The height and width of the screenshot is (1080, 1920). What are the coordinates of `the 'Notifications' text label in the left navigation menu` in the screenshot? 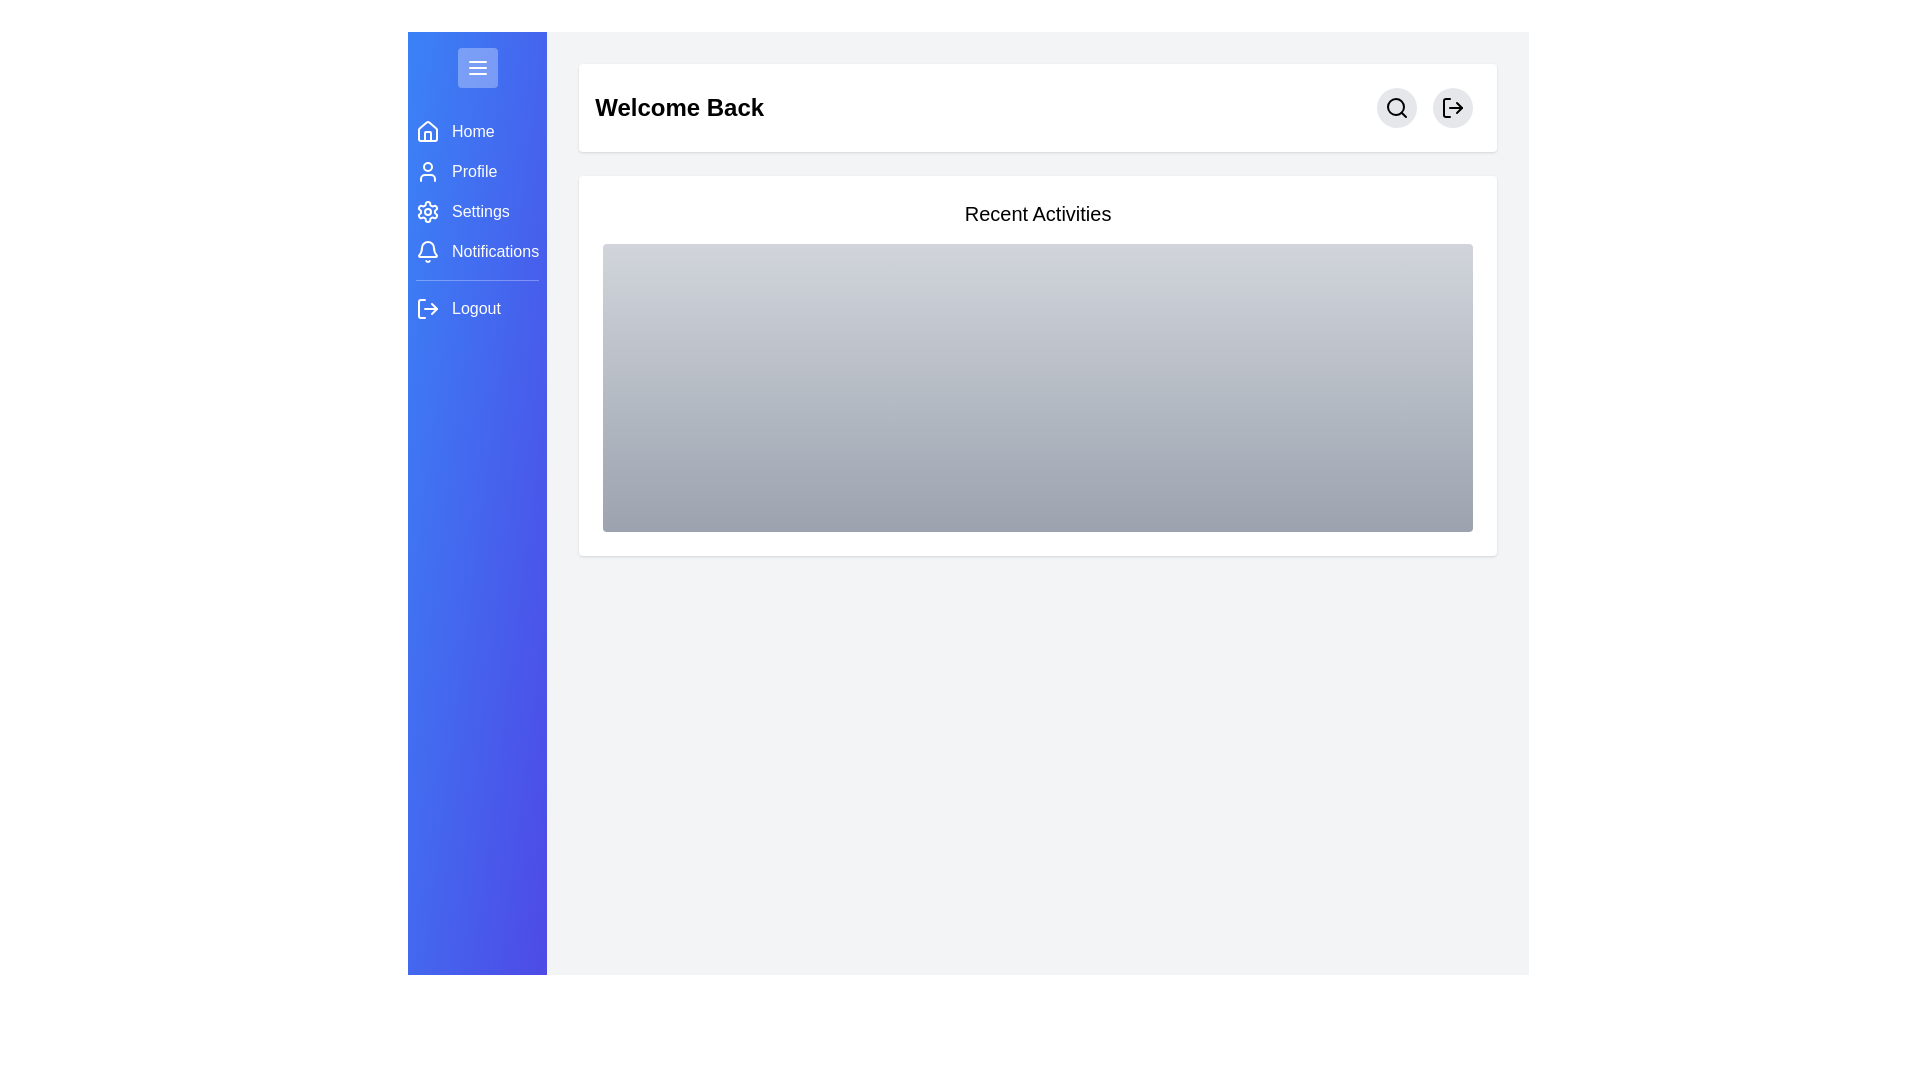 It's located at (495, 250).